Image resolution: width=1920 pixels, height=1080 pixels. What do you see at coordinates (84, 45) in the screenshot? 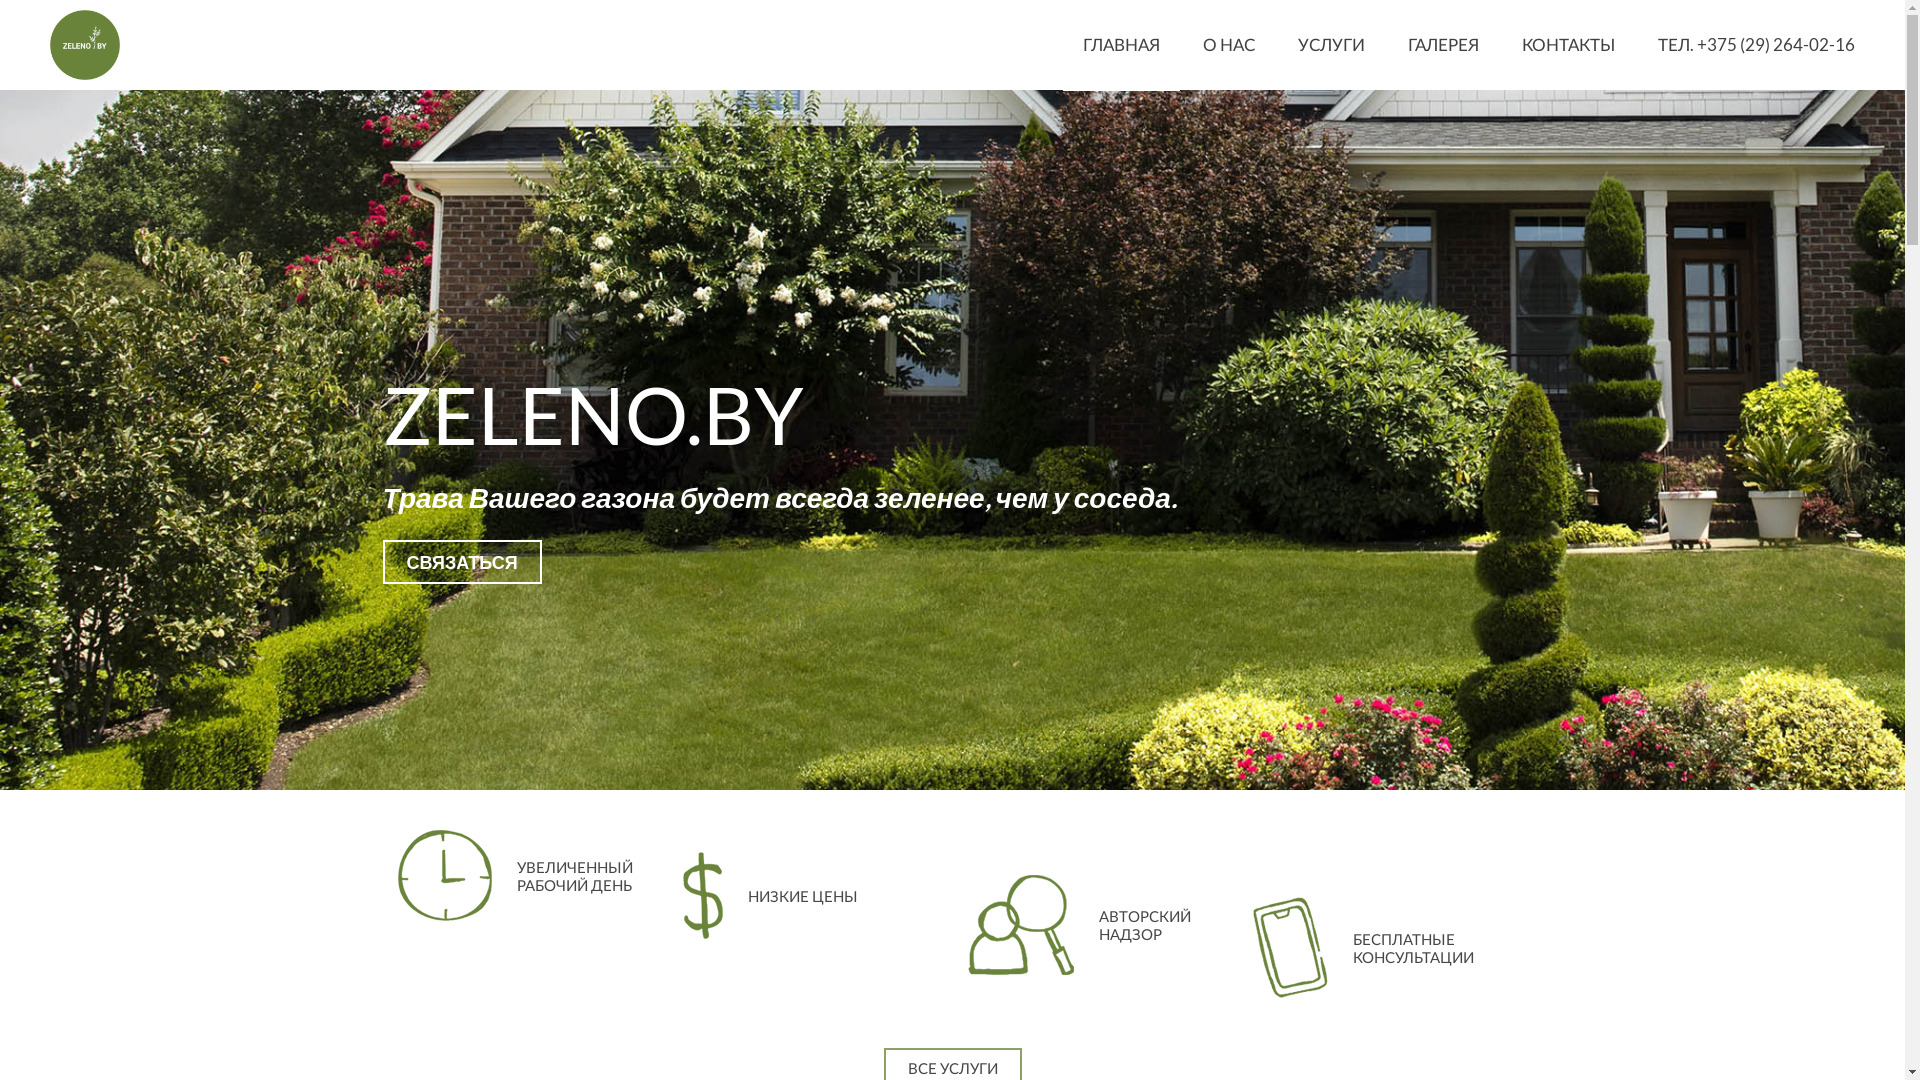
I see `'ZELENO.BY'` at bounding box center [84, 45].